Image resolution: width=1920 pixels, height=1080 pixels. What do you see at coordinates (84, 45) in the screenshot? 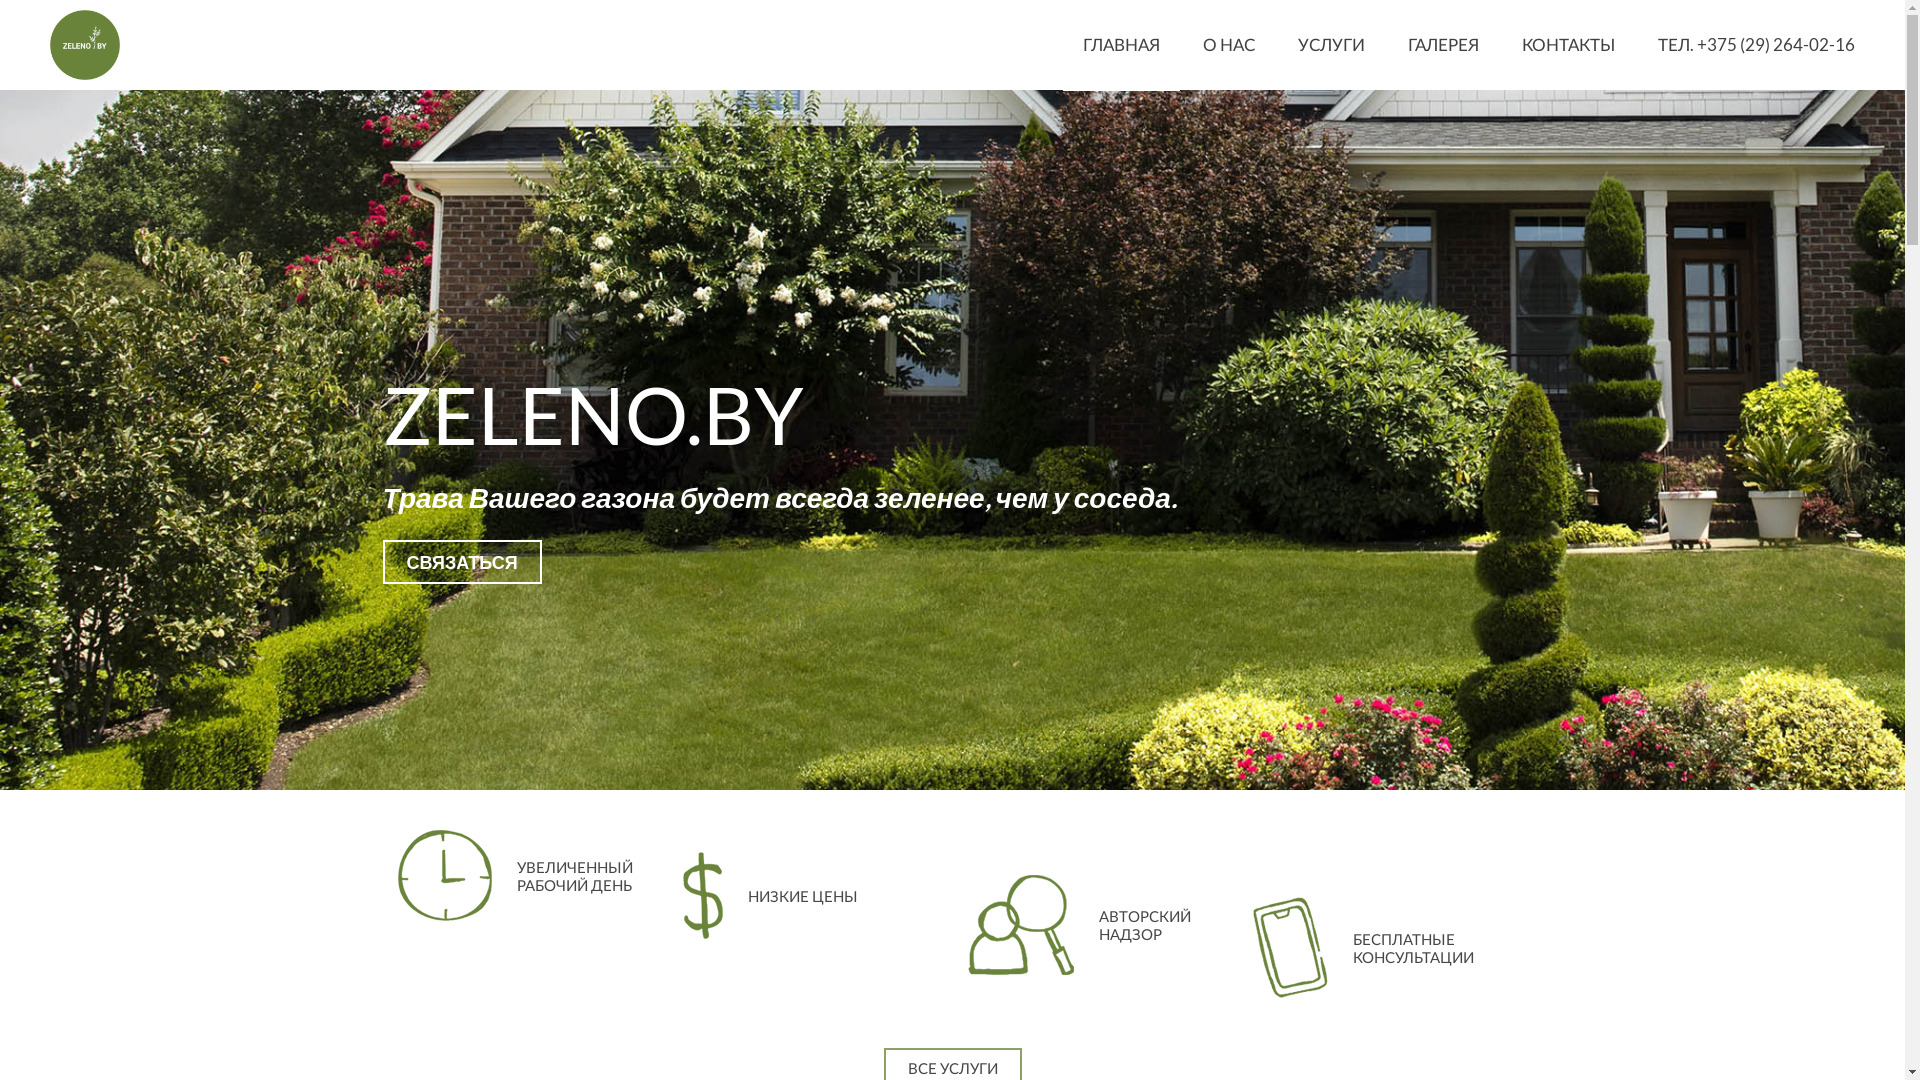
I see `'ZELENO.BY'` at bounding box center [84, 45].